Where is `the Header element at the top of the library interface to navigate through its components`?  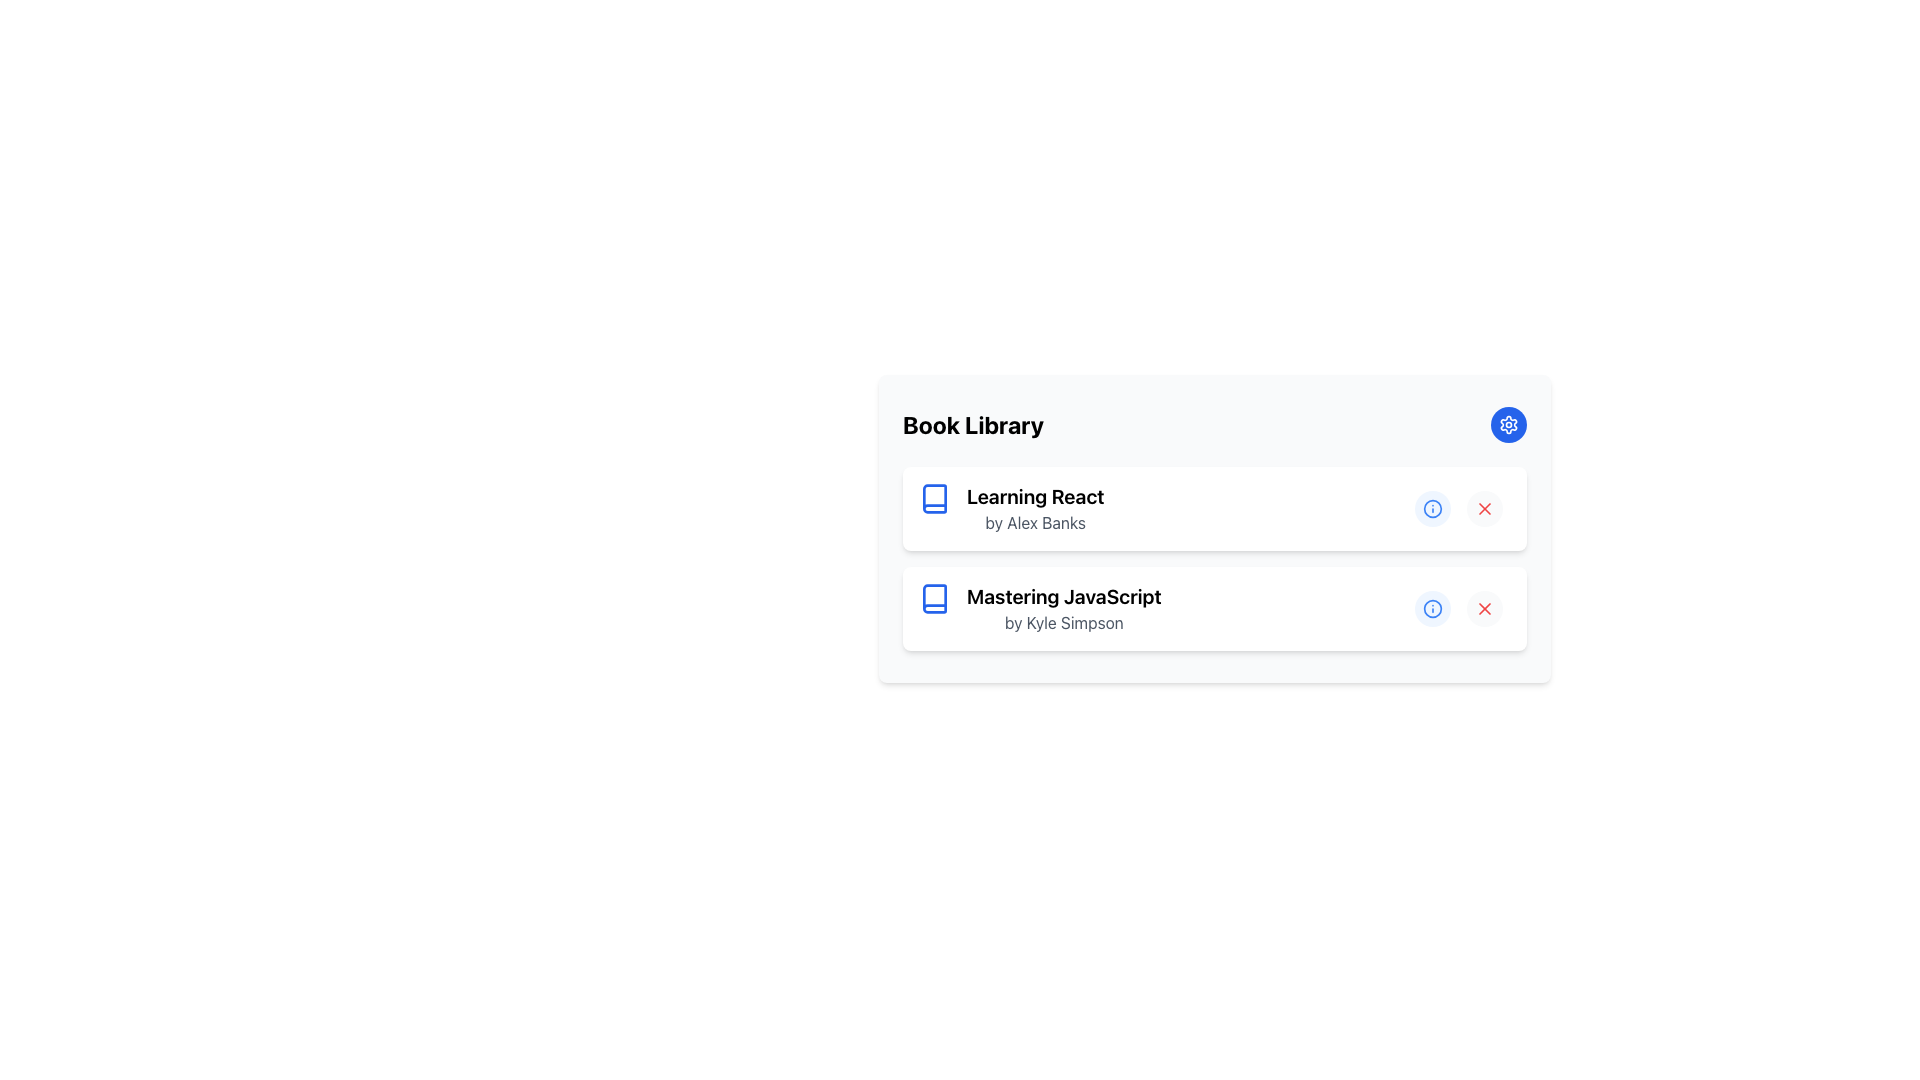
the Header element at the top of the library interface to navigate through its components is located at coordinates (1213, 423).